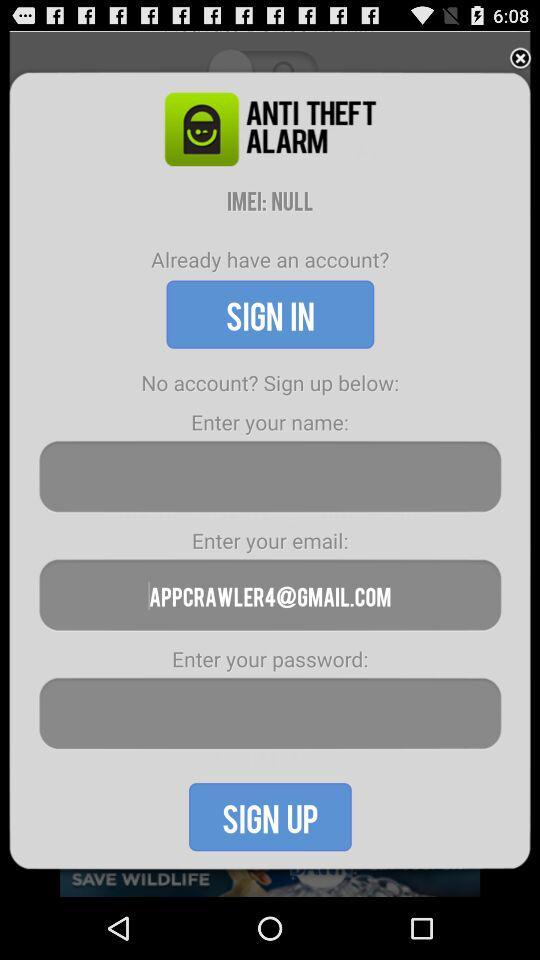 The height and width of the screenshot is (960, 540). What do you see at coordinates (270, 476) in the screenshot?
I see `una alarma perfecta` at bounding box center [270, 476].